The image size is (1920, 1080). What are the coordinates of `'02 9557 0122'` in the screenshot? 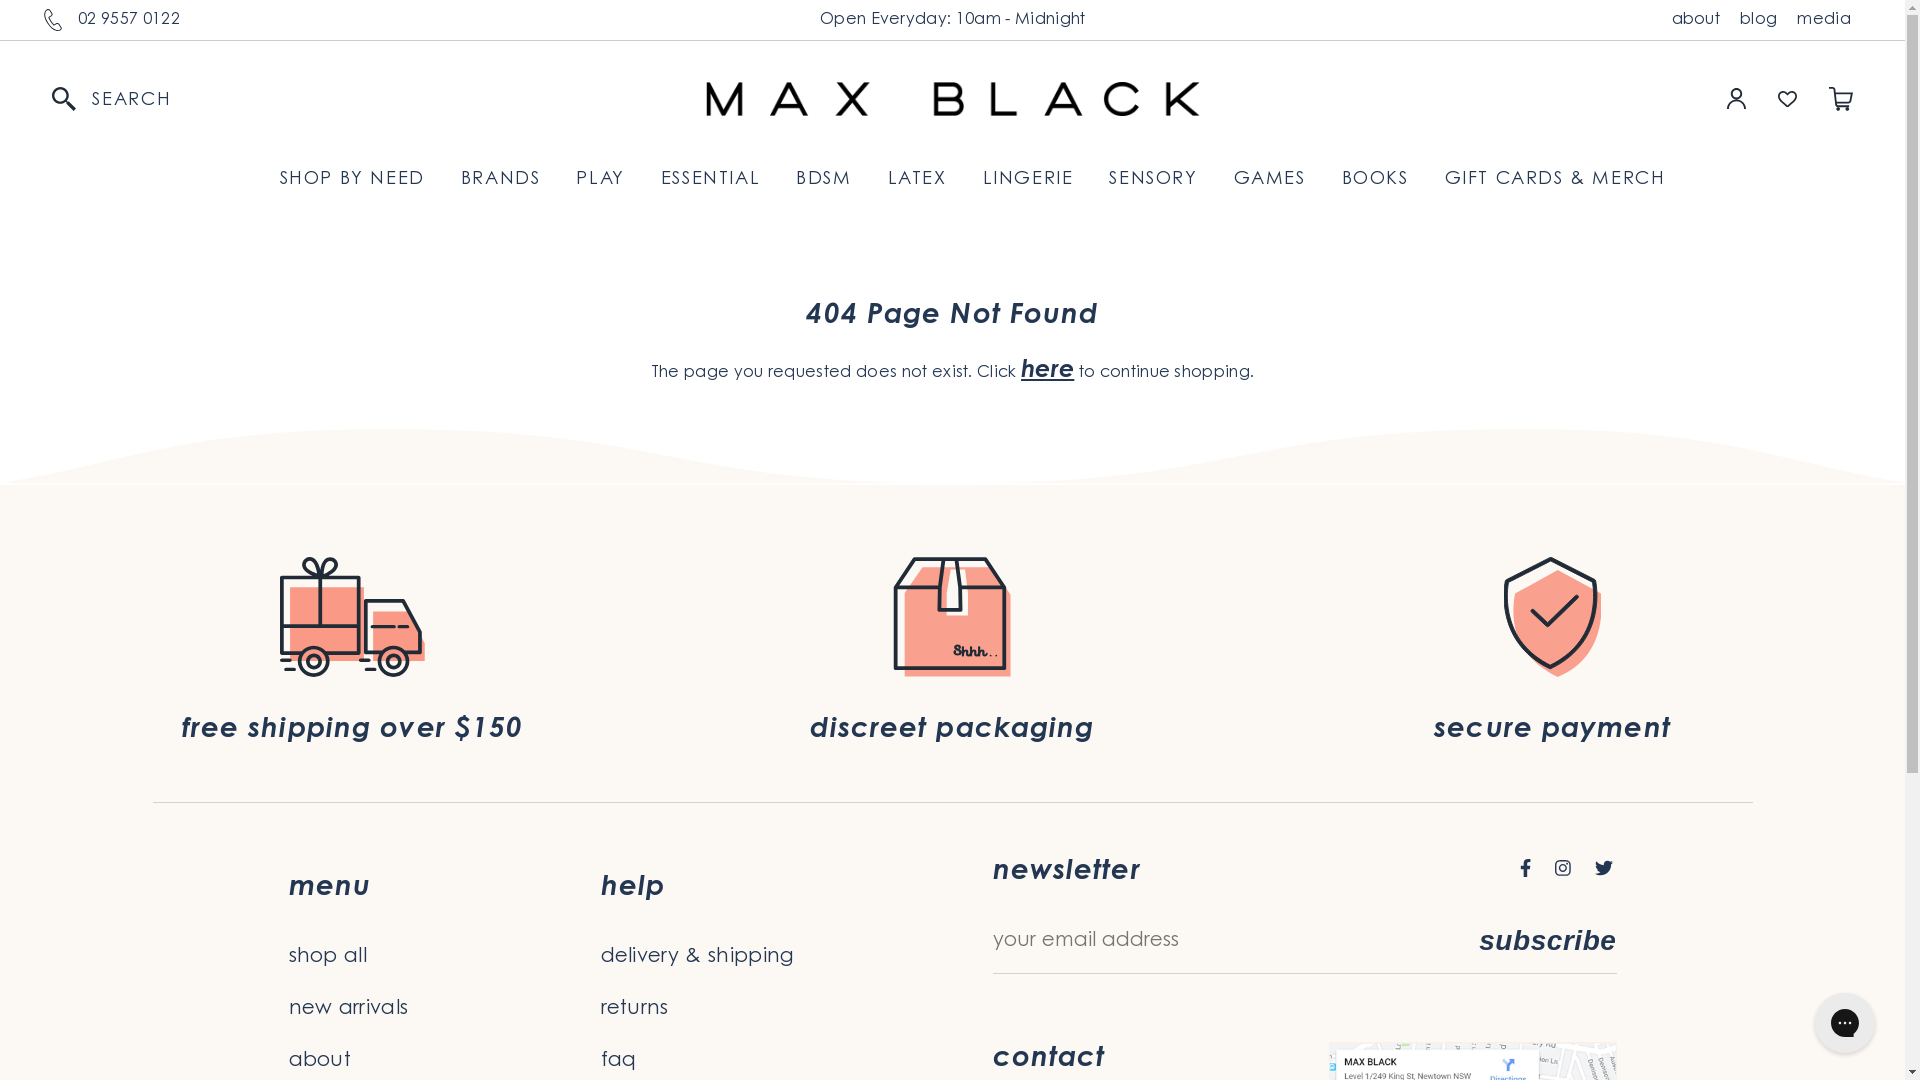 It's located at (128, 19).